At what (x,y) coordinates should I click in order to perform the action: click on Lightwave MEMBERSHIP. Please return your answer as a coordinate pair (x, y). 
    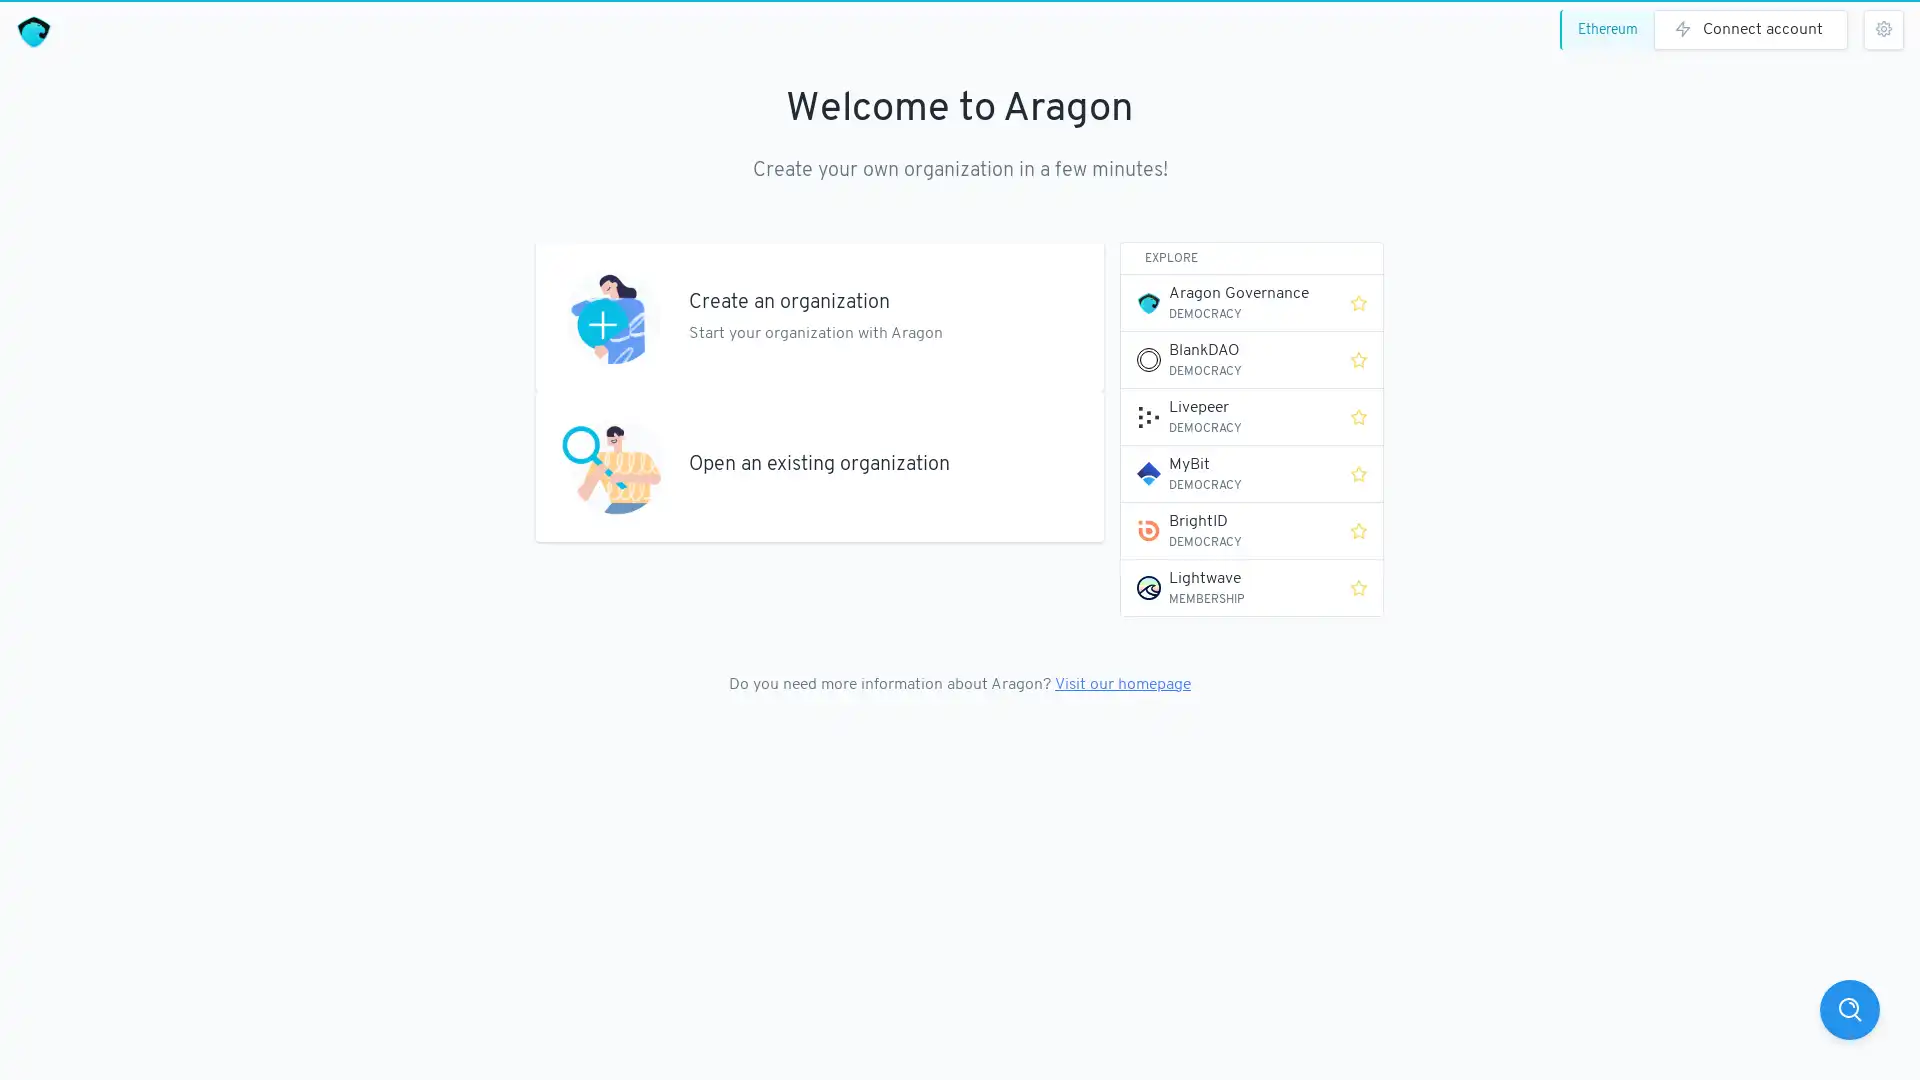
    Looking at the image, I should click on (1227, 586).